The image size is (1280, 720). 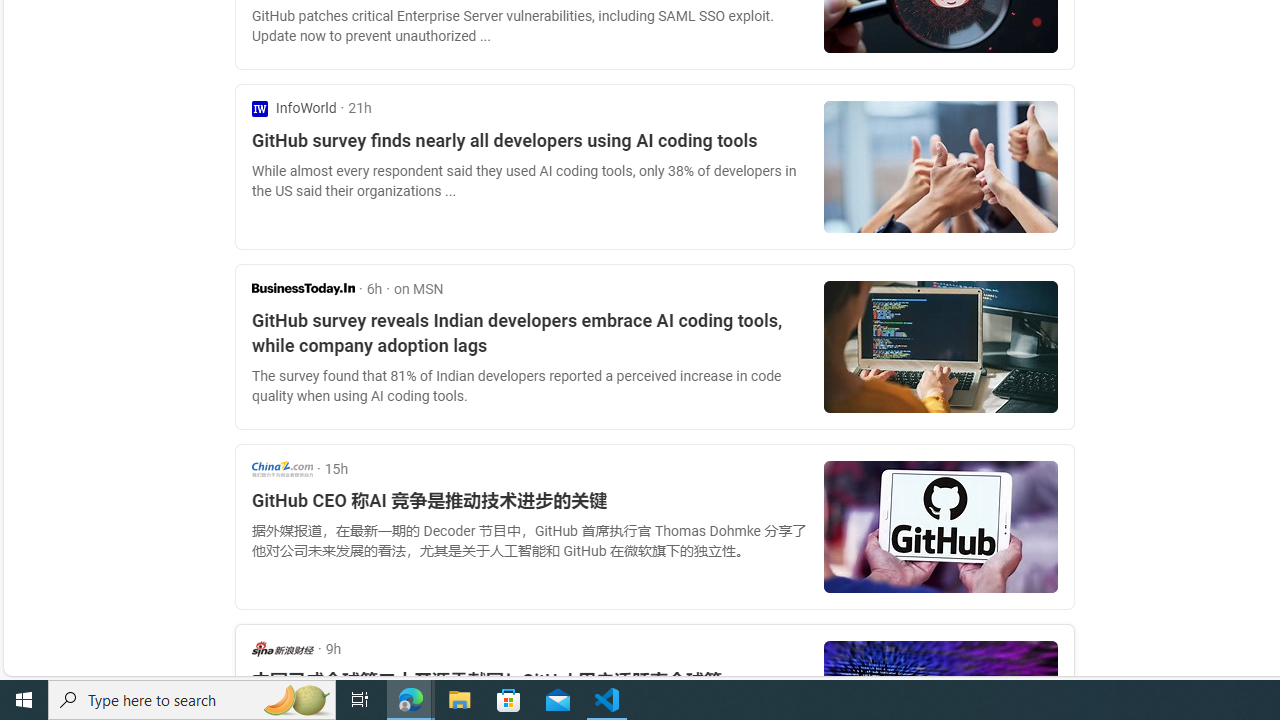 I want to click on 'Business Today', so click(x=302, y=288).